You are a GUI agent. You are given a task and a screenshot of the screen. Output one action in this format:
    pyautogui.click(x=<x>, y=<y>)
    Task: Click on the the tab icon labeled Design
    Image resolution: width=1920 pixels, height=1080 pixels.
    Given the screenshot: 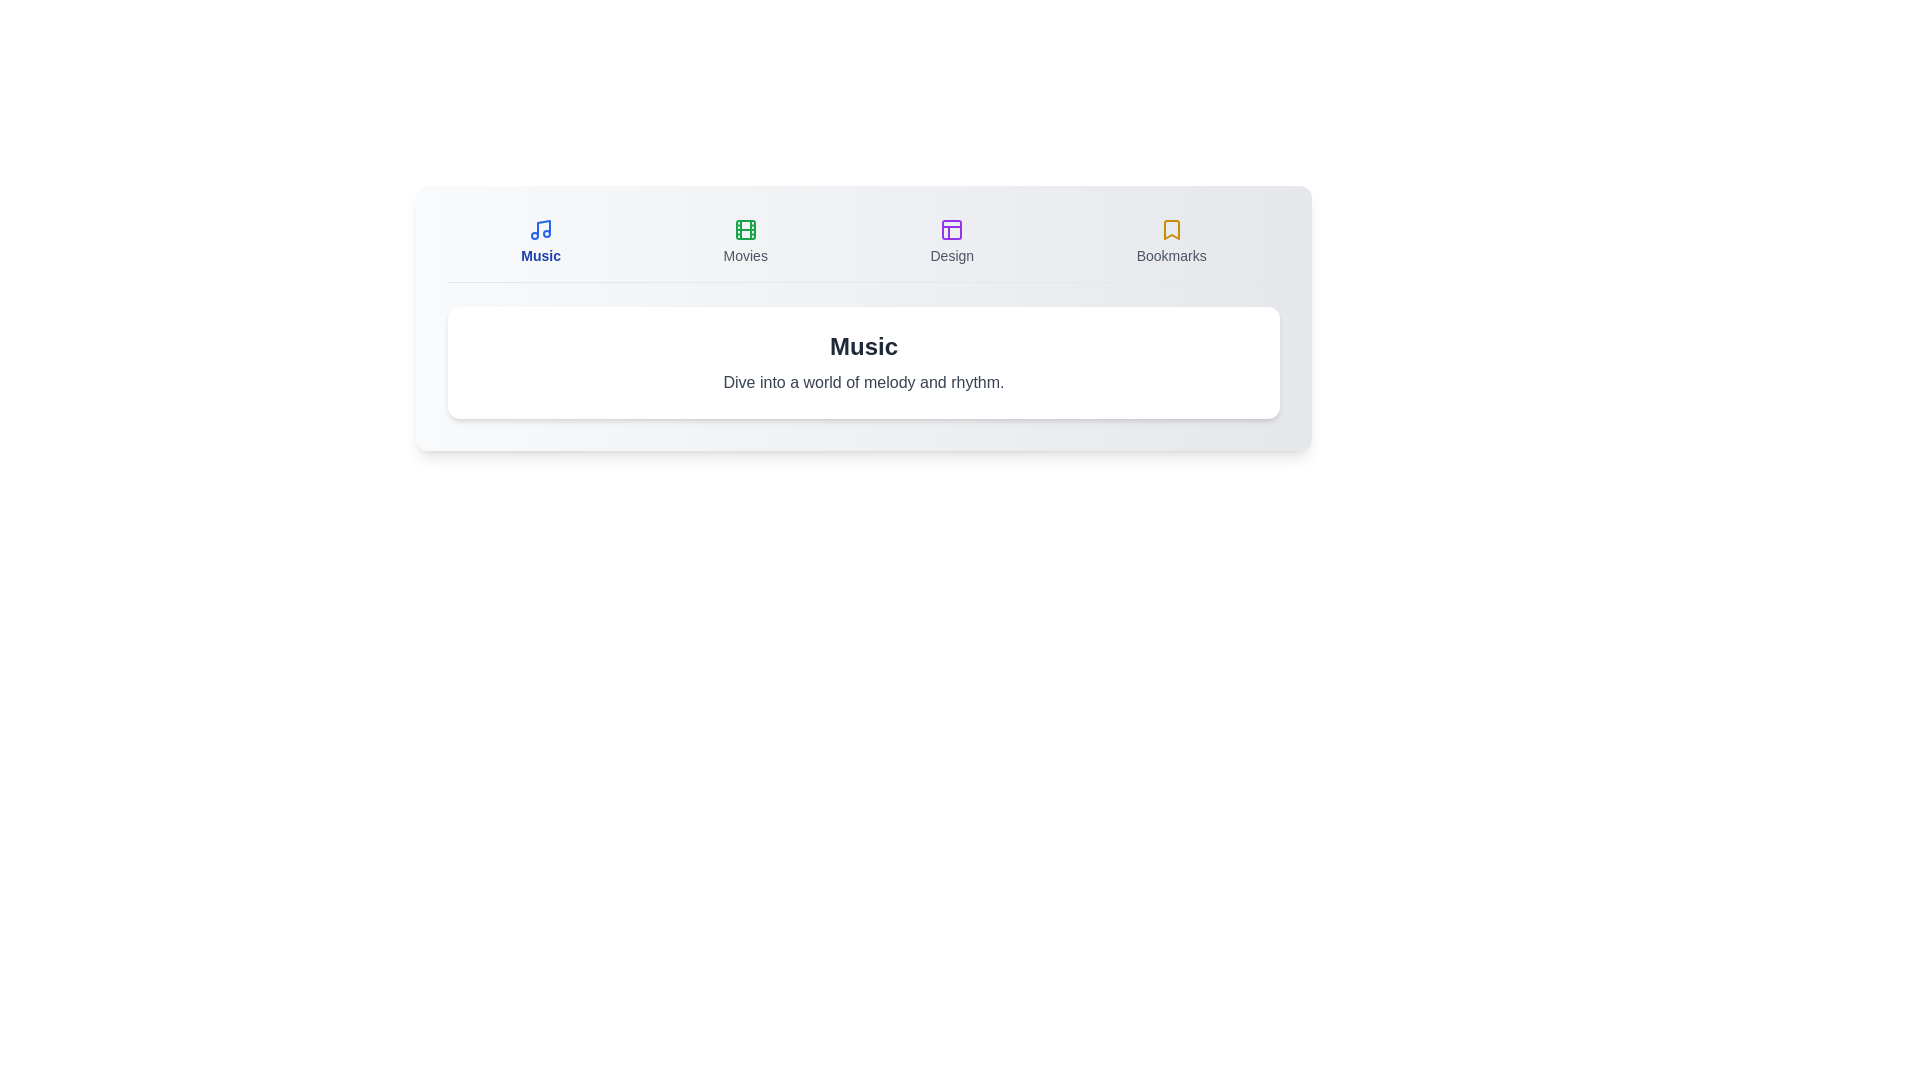 What is the action you would take?
    pyautogui.click(x=951, y=241)
    